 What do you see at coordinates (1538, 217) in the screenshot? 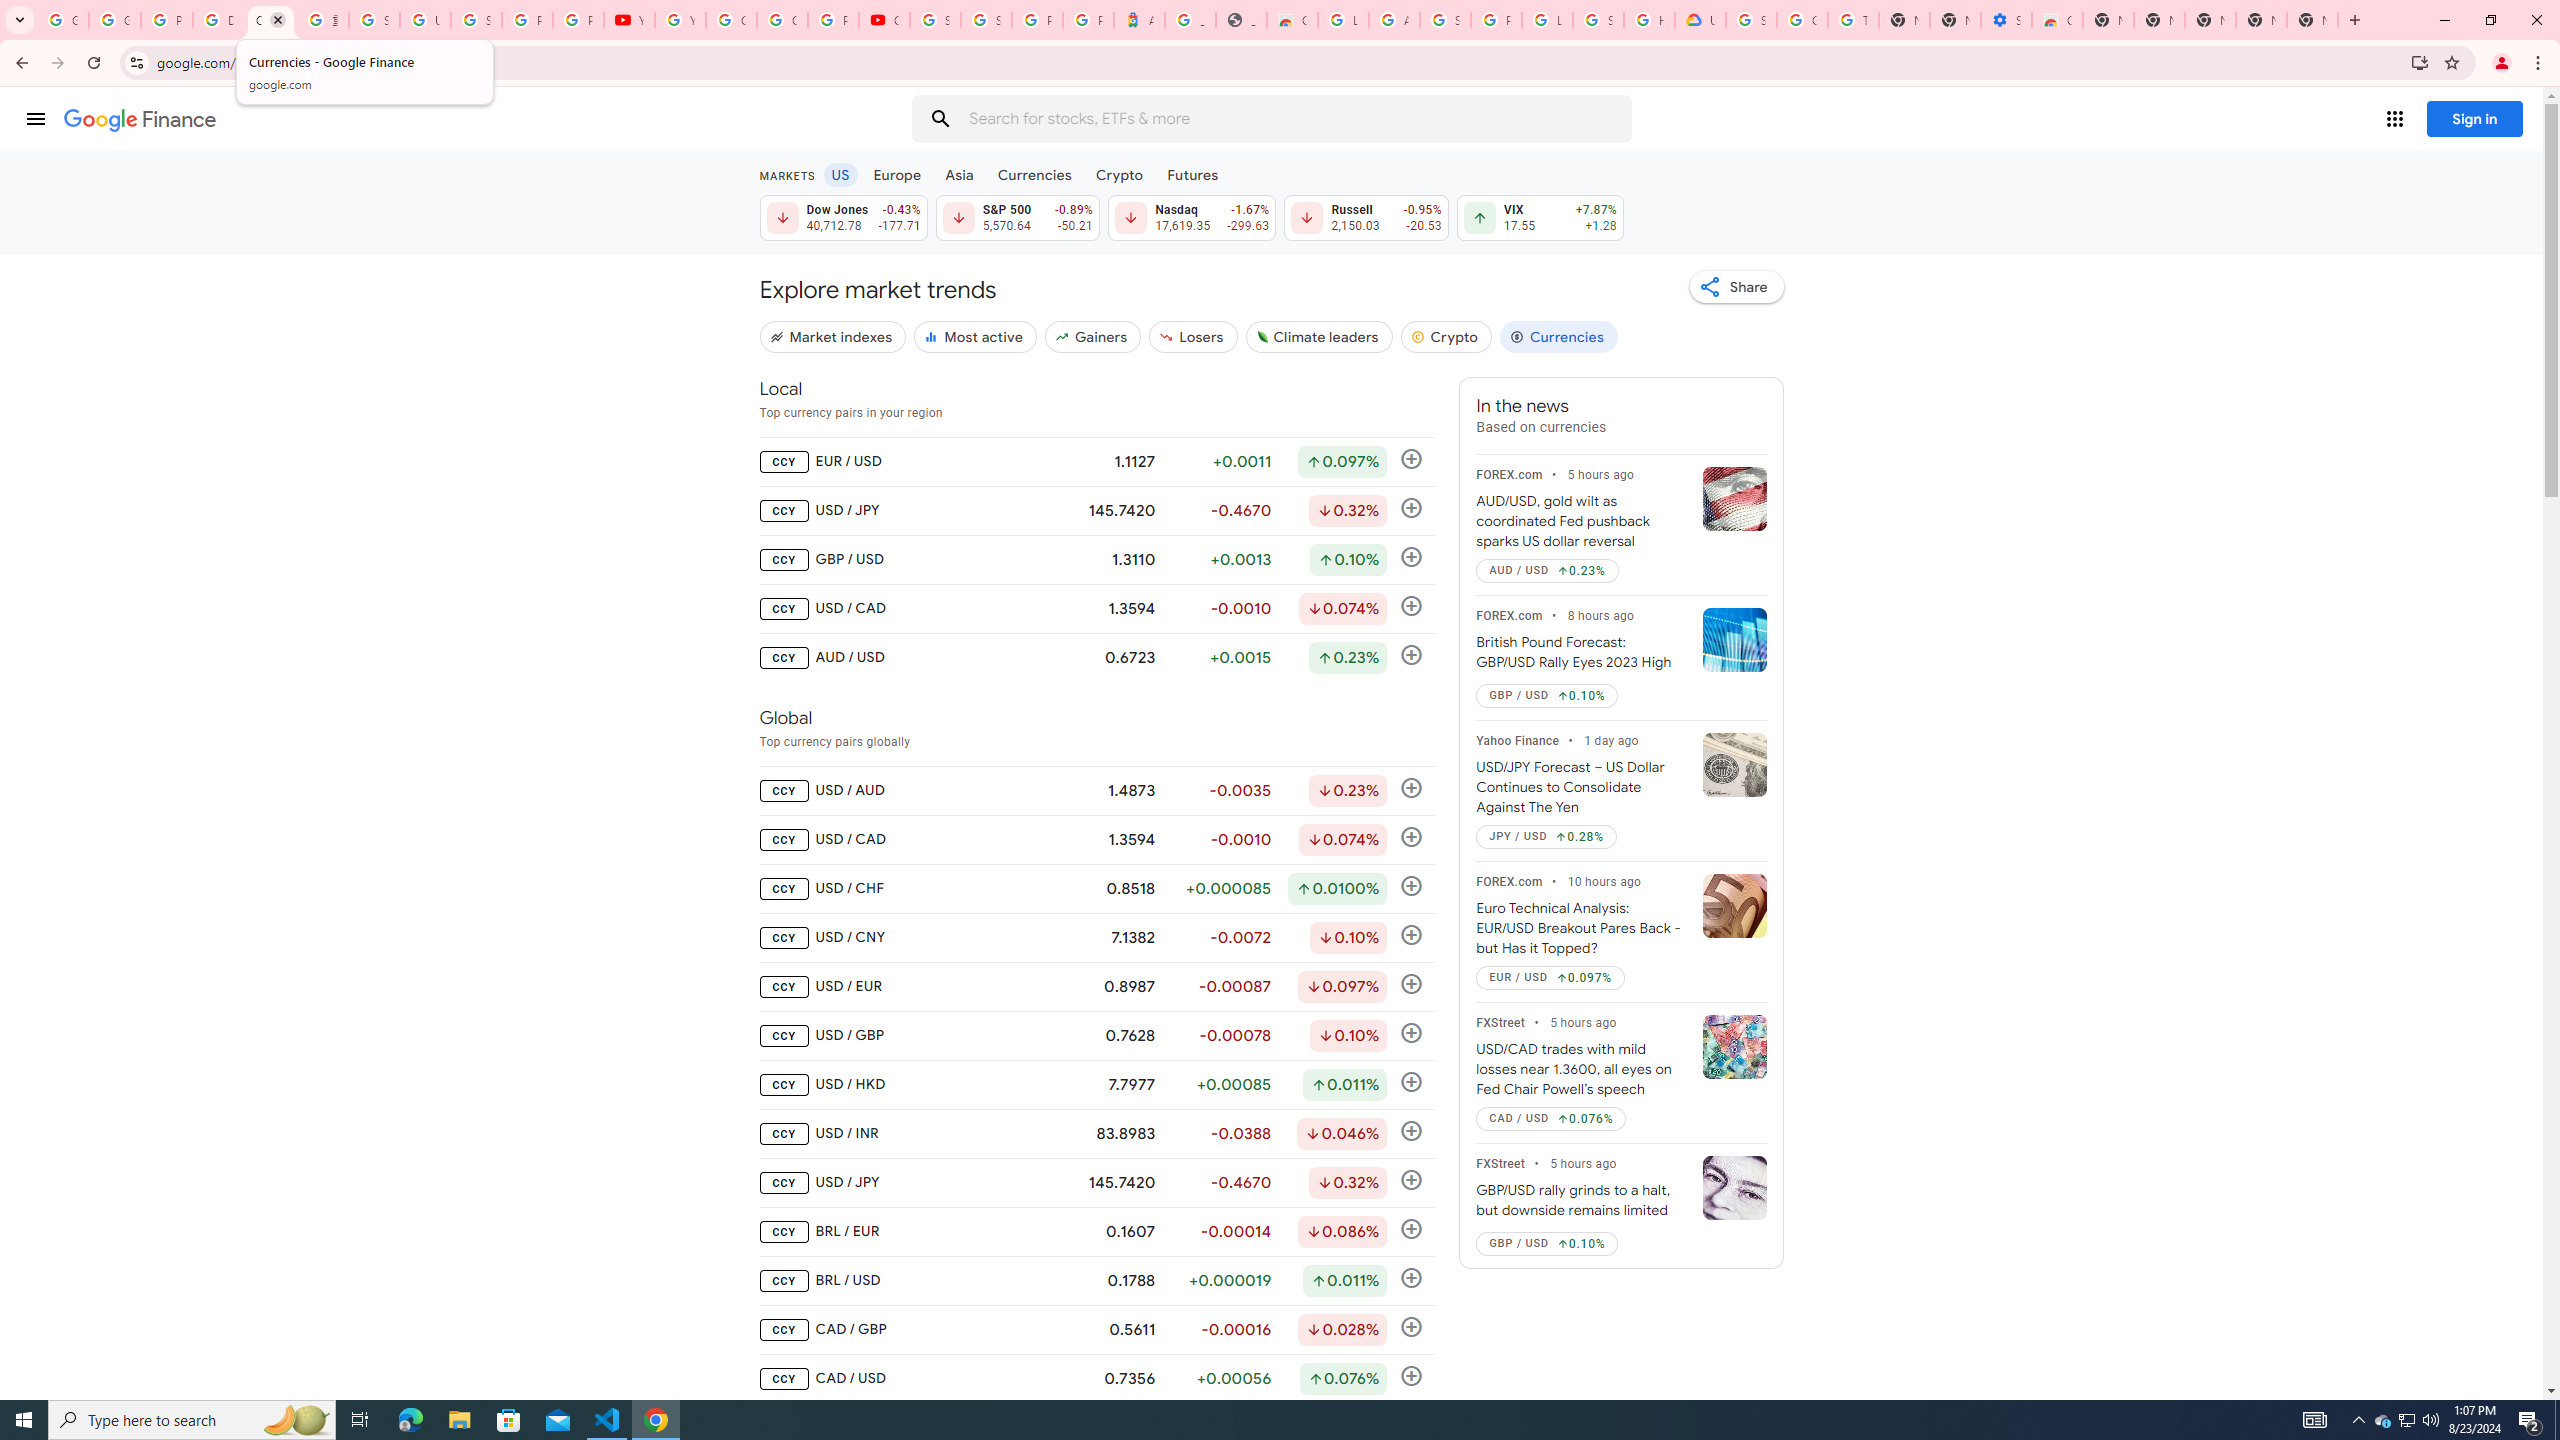
I see `'VIX 17.55 Up by 7.87% +1.28'` at bounding box center [1538, 217].